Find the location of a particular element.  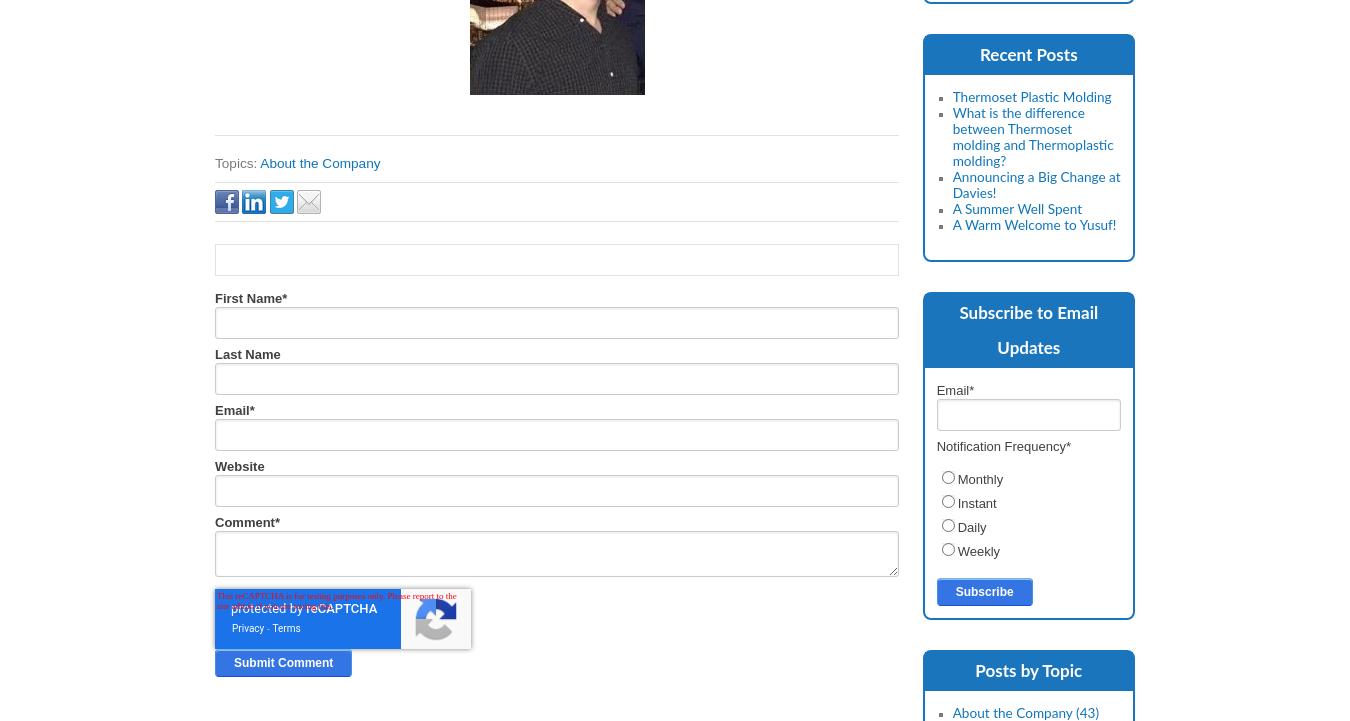

'Instant' is located at coordinates (975, 502).